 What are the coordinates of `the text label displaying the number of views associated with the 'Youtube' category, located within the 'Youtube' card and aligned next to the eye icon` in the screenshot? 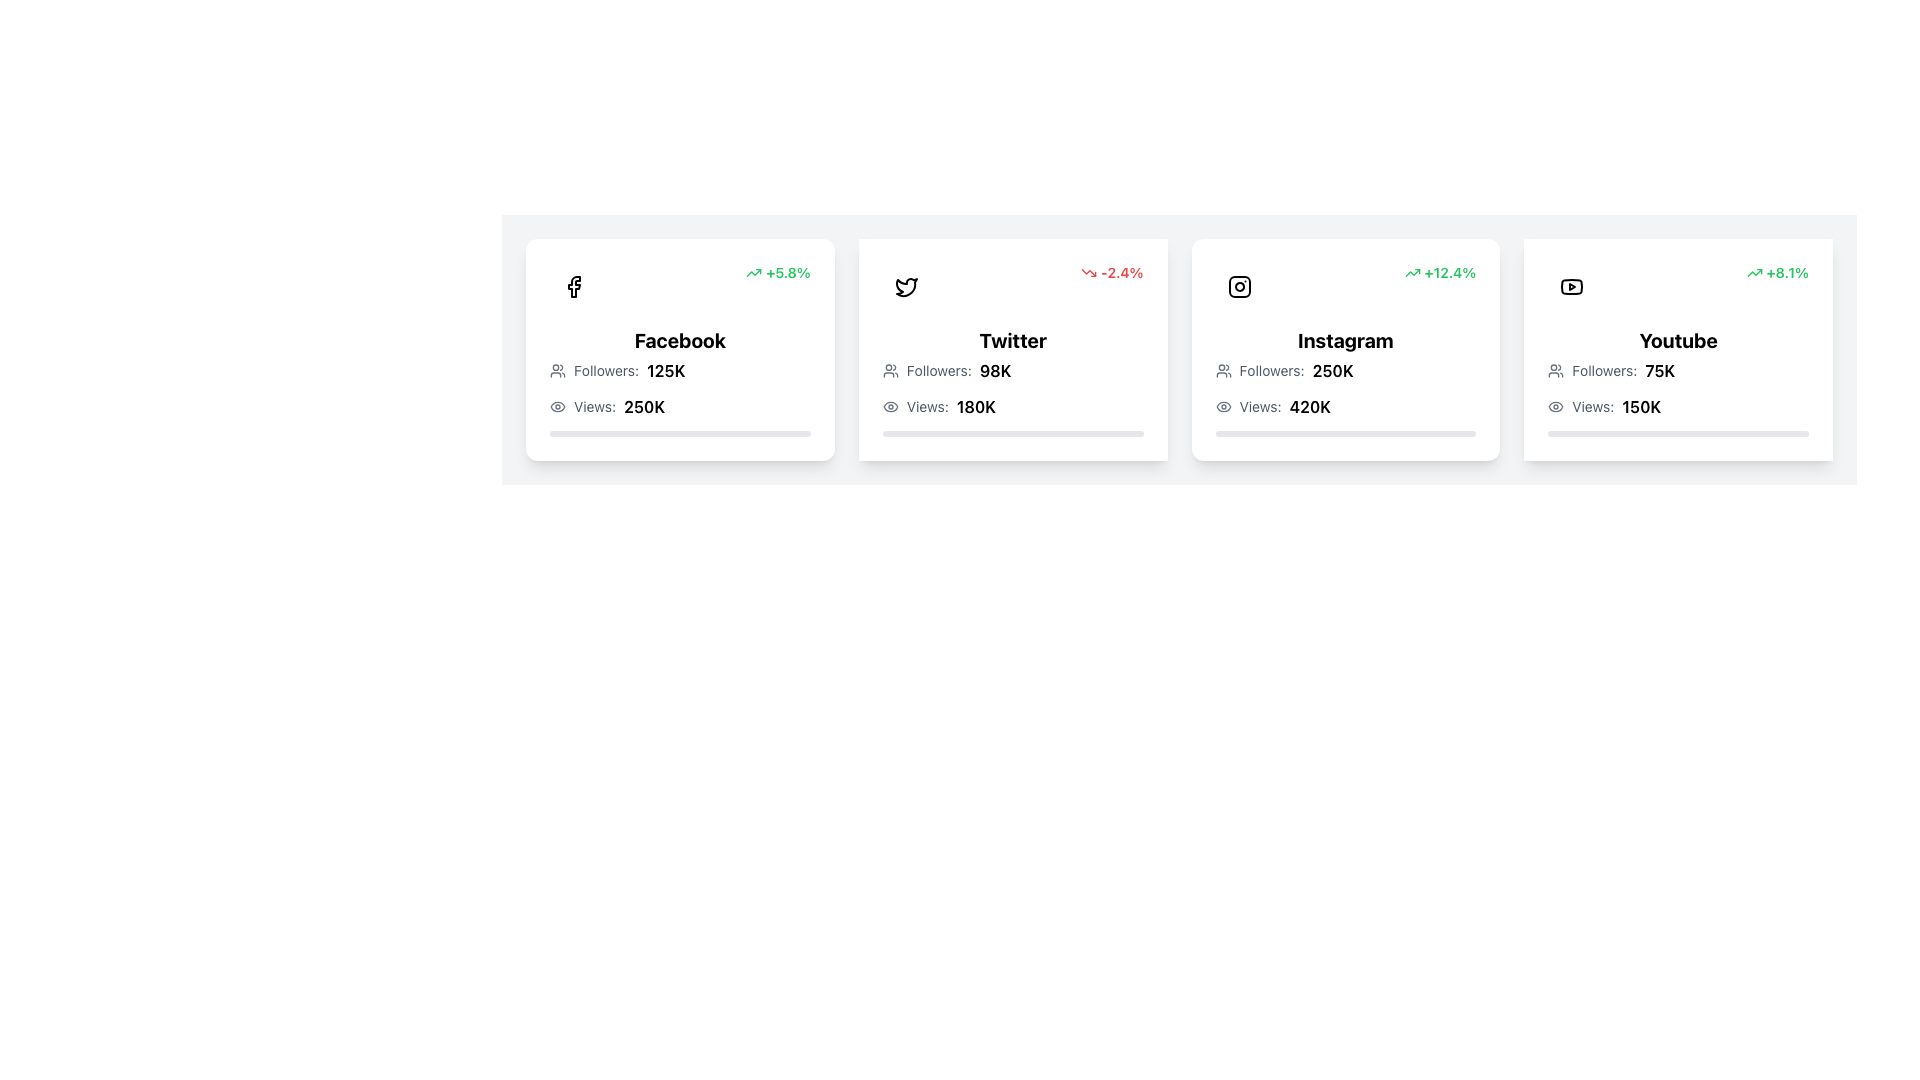 It's located at (1641, 406).